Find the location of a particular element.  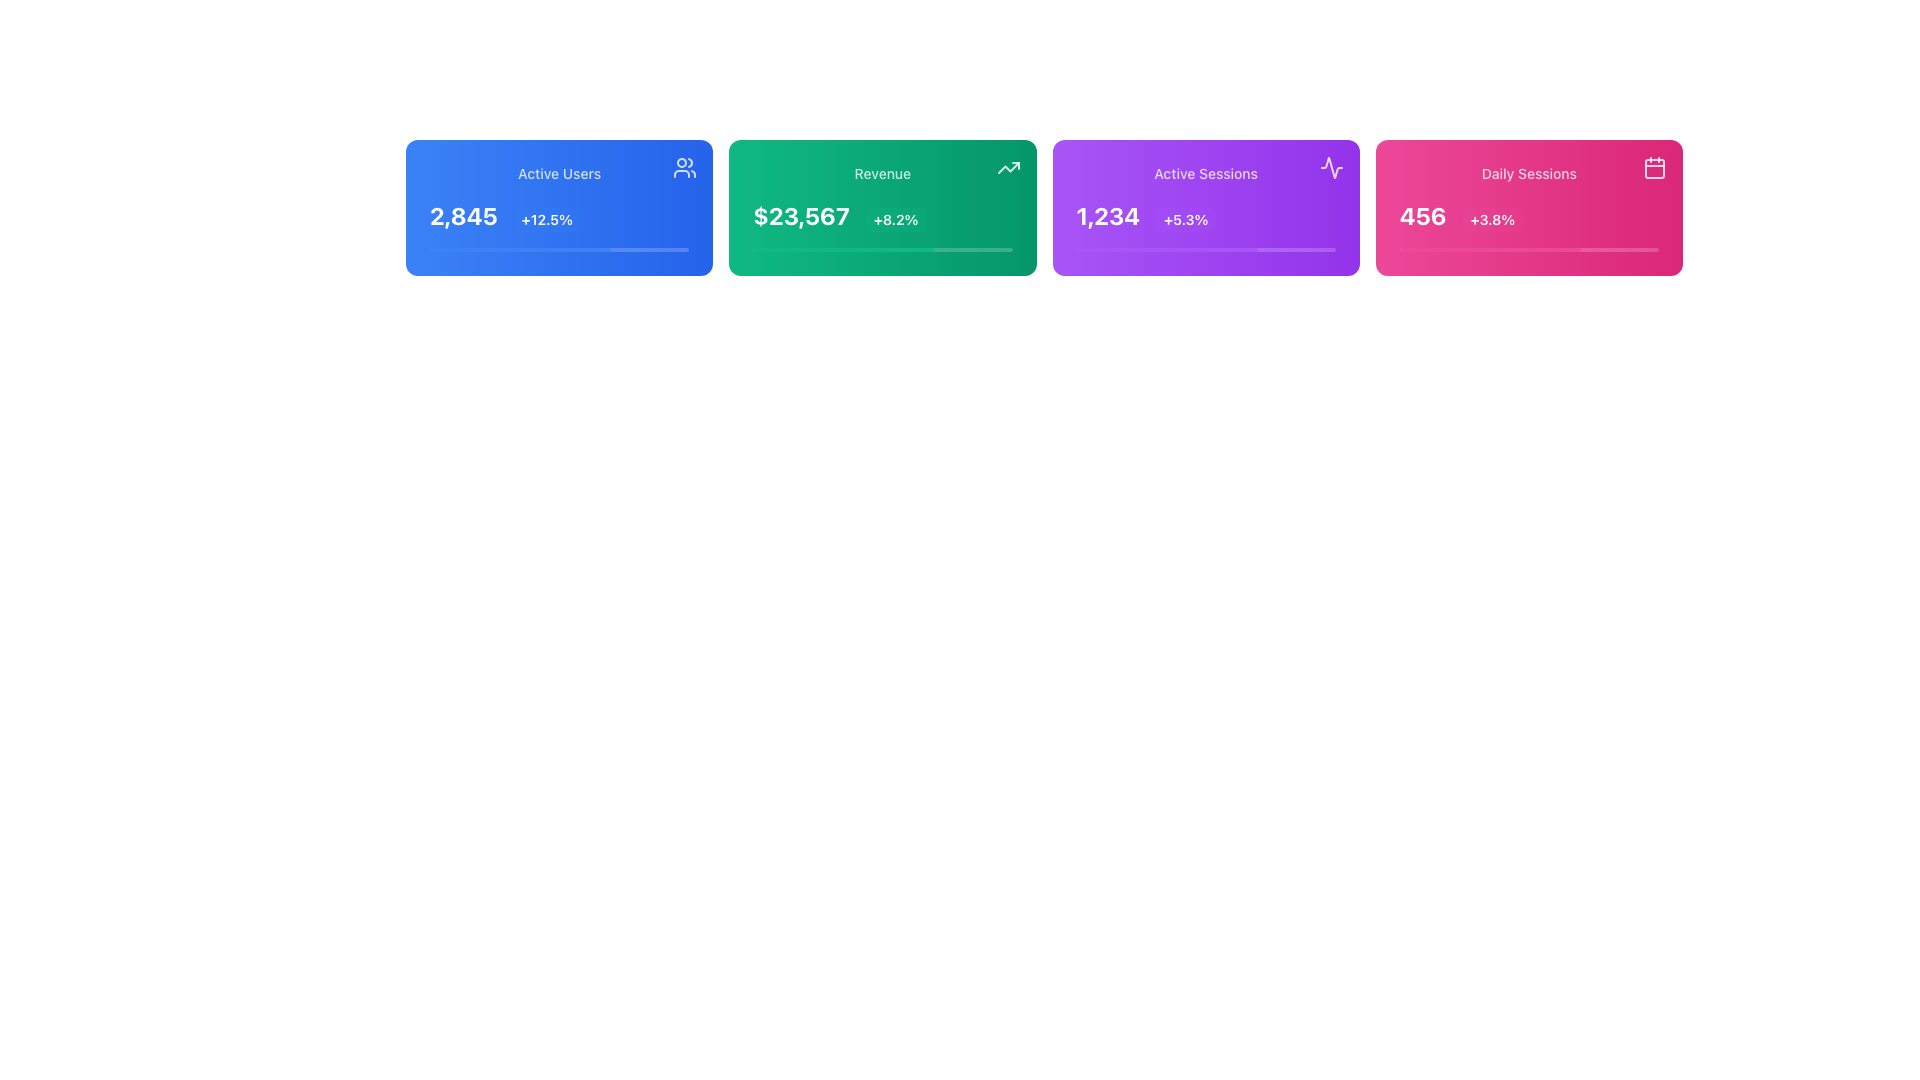

the decorative icon is located at coordinates (1655, 167).